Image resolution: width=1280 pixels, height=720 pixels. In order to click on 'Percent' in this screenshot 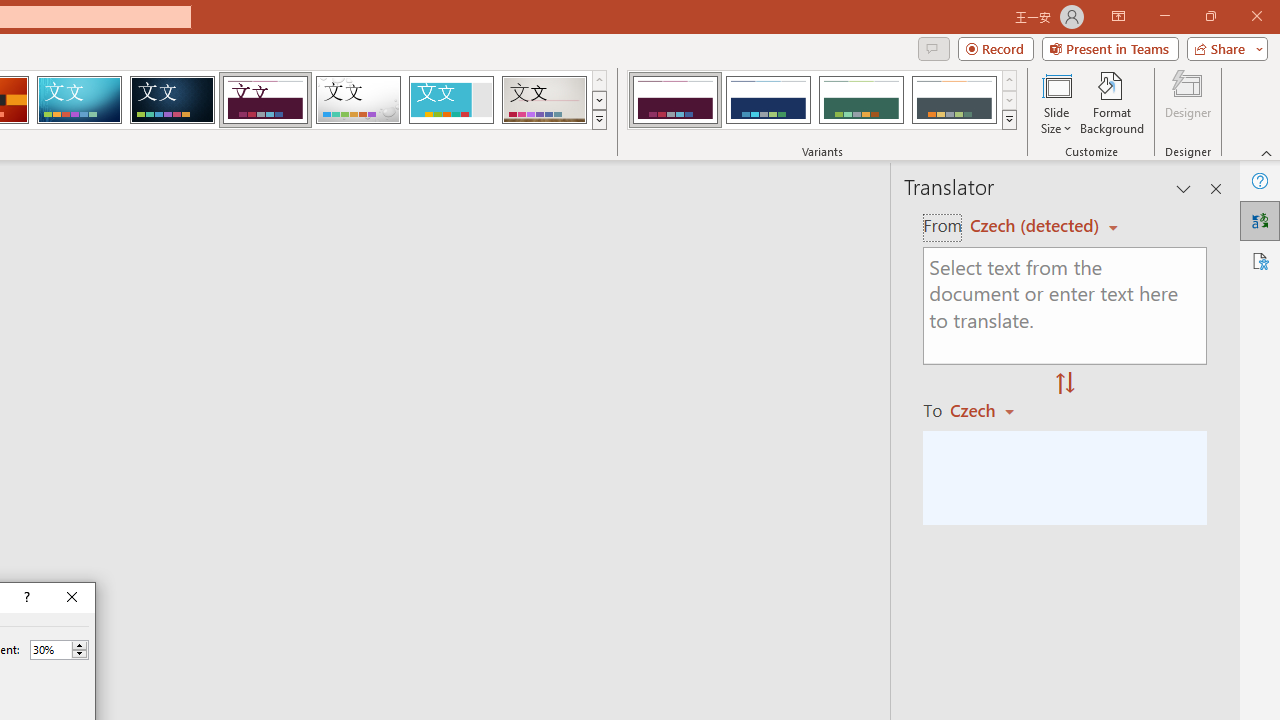, I will do `click(59, 650)`.